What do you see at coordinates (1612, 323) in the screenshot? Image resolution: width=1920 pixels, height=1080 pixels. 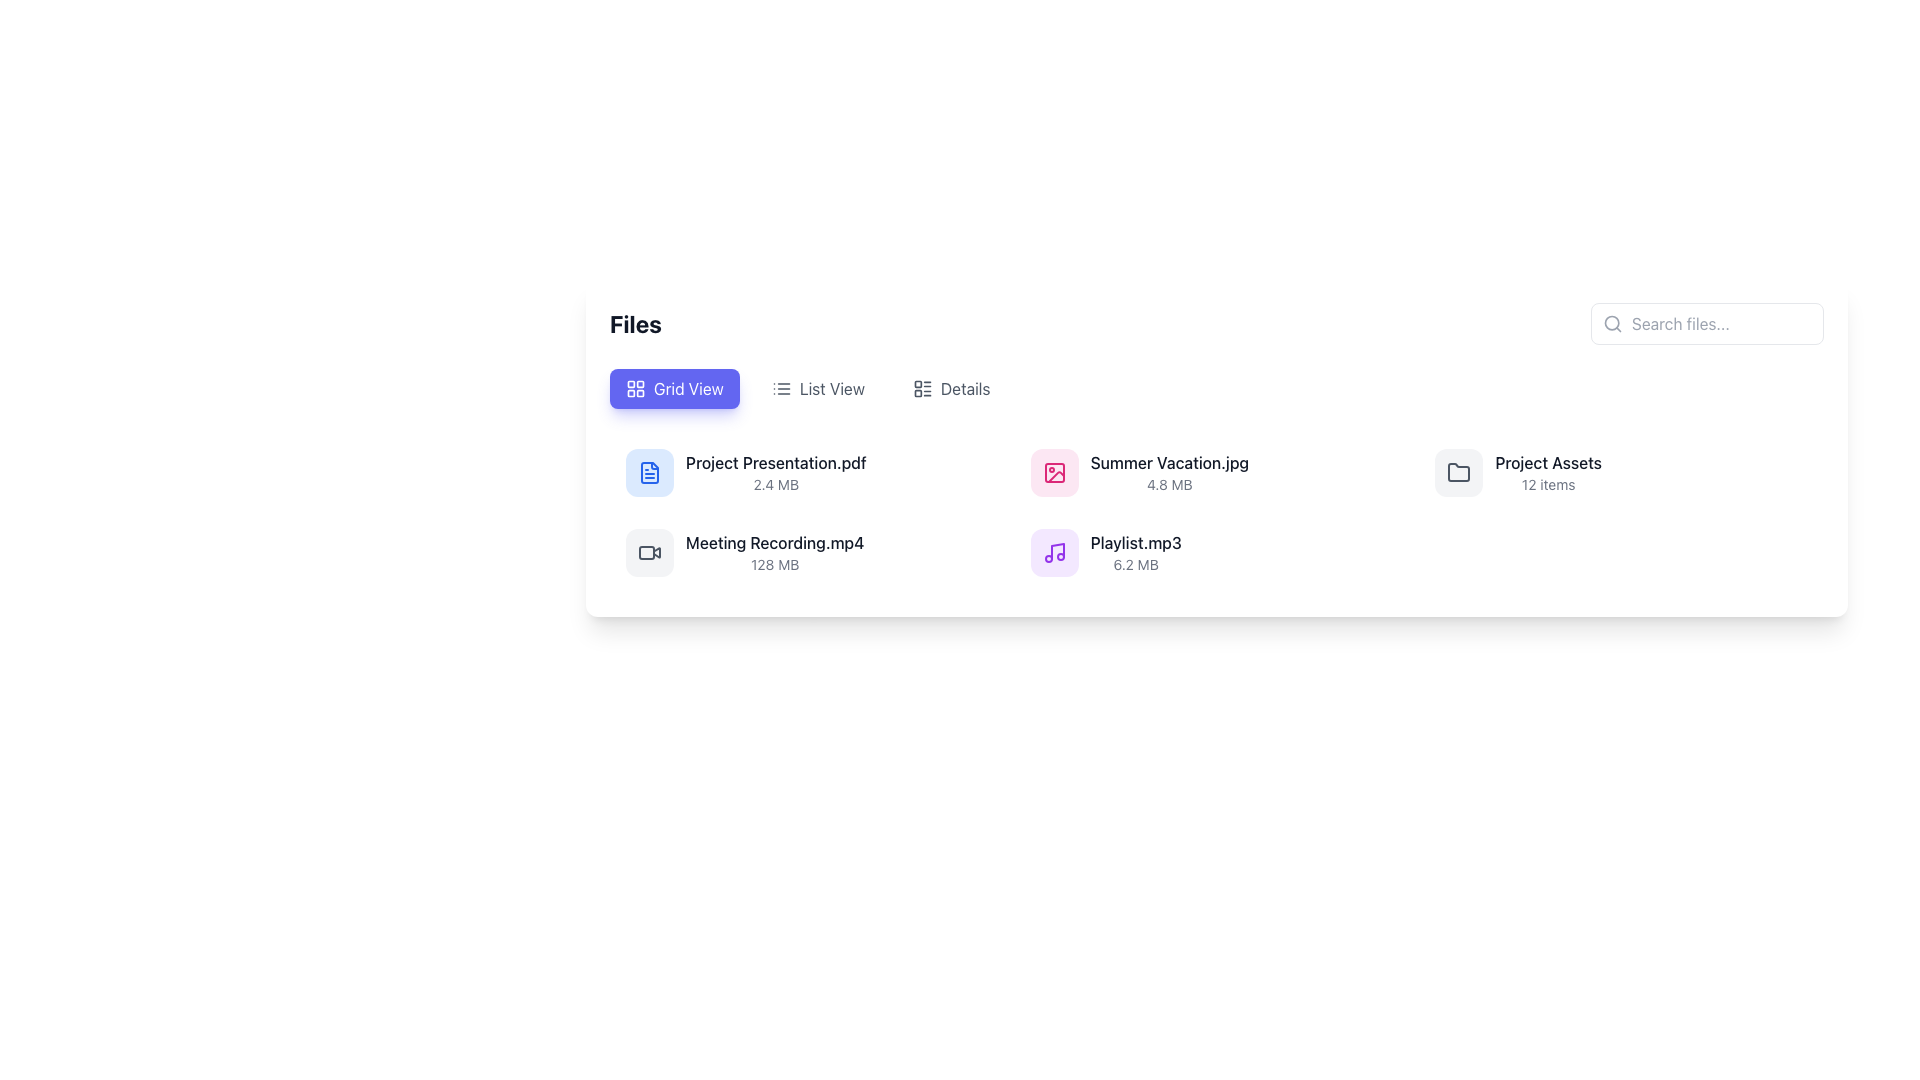 I see `the search bar icon located at the top-right corner of the interface, which indicates the presence of a search bar for users to type their query` at bounding box center [1612, 323].